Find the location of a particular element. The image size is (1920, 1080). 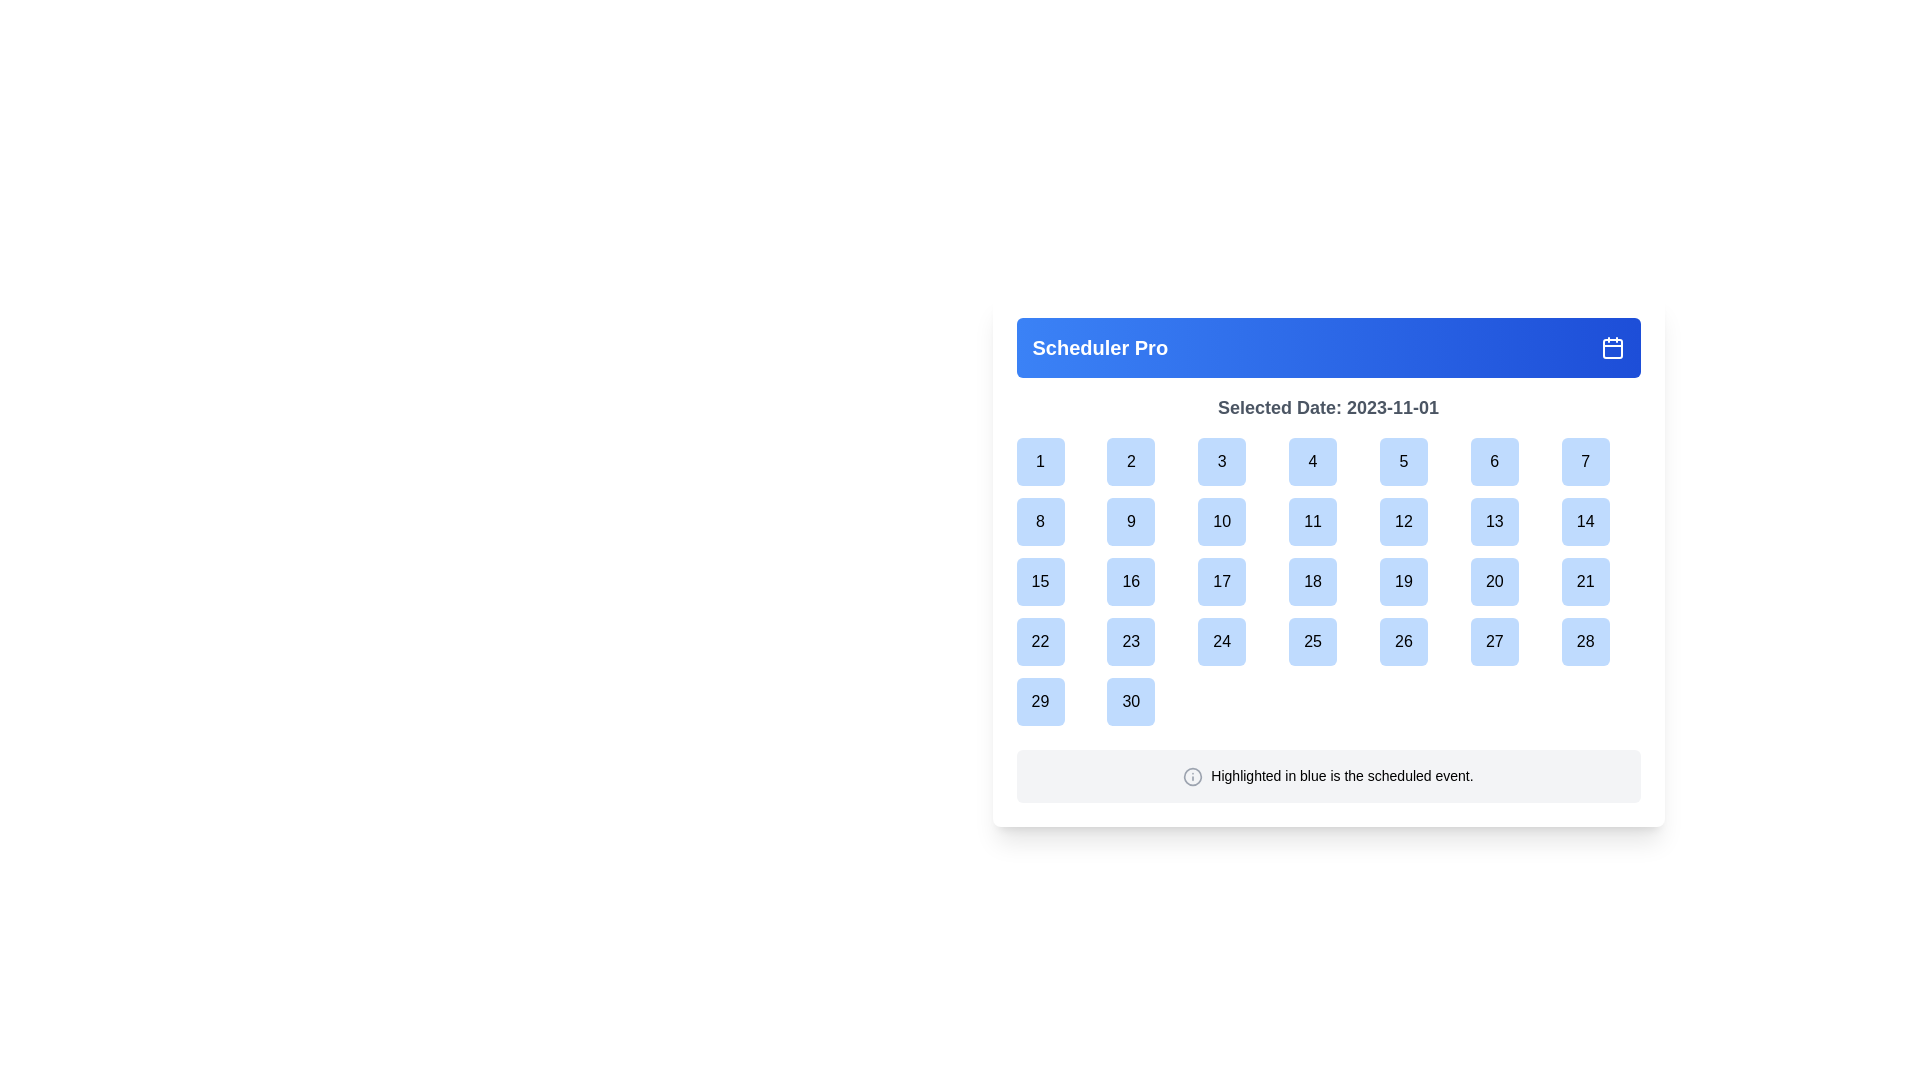

the square button with rounded corners and a light blue background that contains the number '8' centered in bold black font is located at coordinates (1040, 520).